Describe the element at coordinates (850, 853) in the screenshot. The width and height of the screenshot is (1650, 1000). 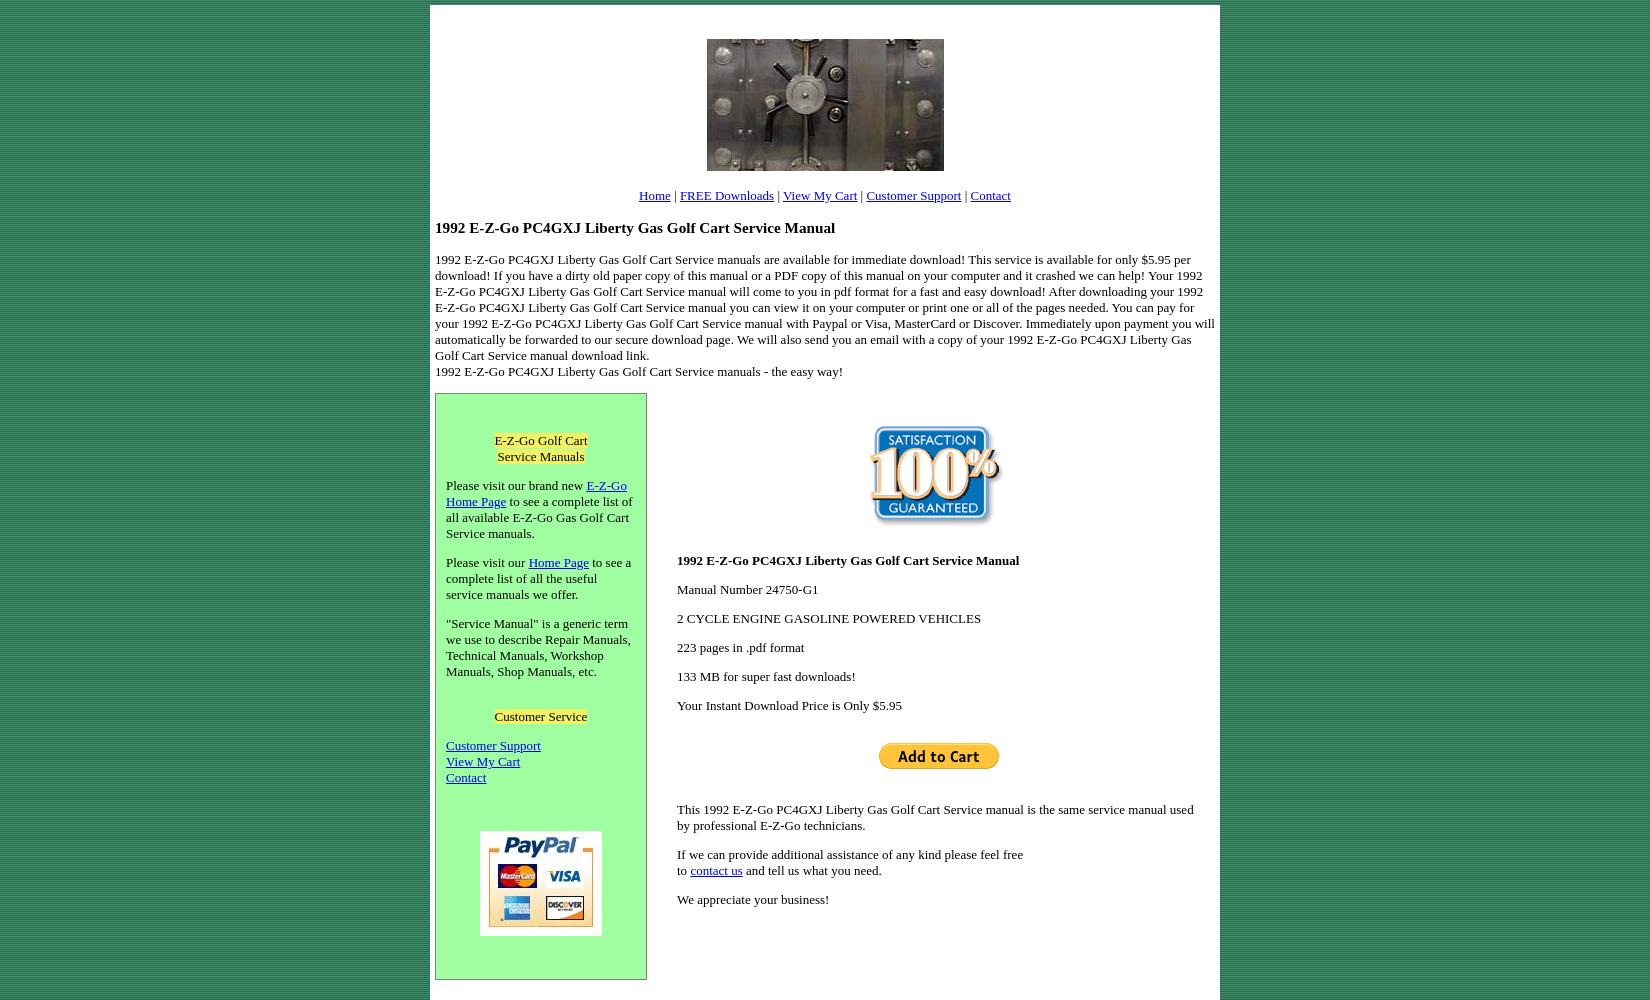
I see `'If we can provide additional assistance of any kind please feel free'` at that location.